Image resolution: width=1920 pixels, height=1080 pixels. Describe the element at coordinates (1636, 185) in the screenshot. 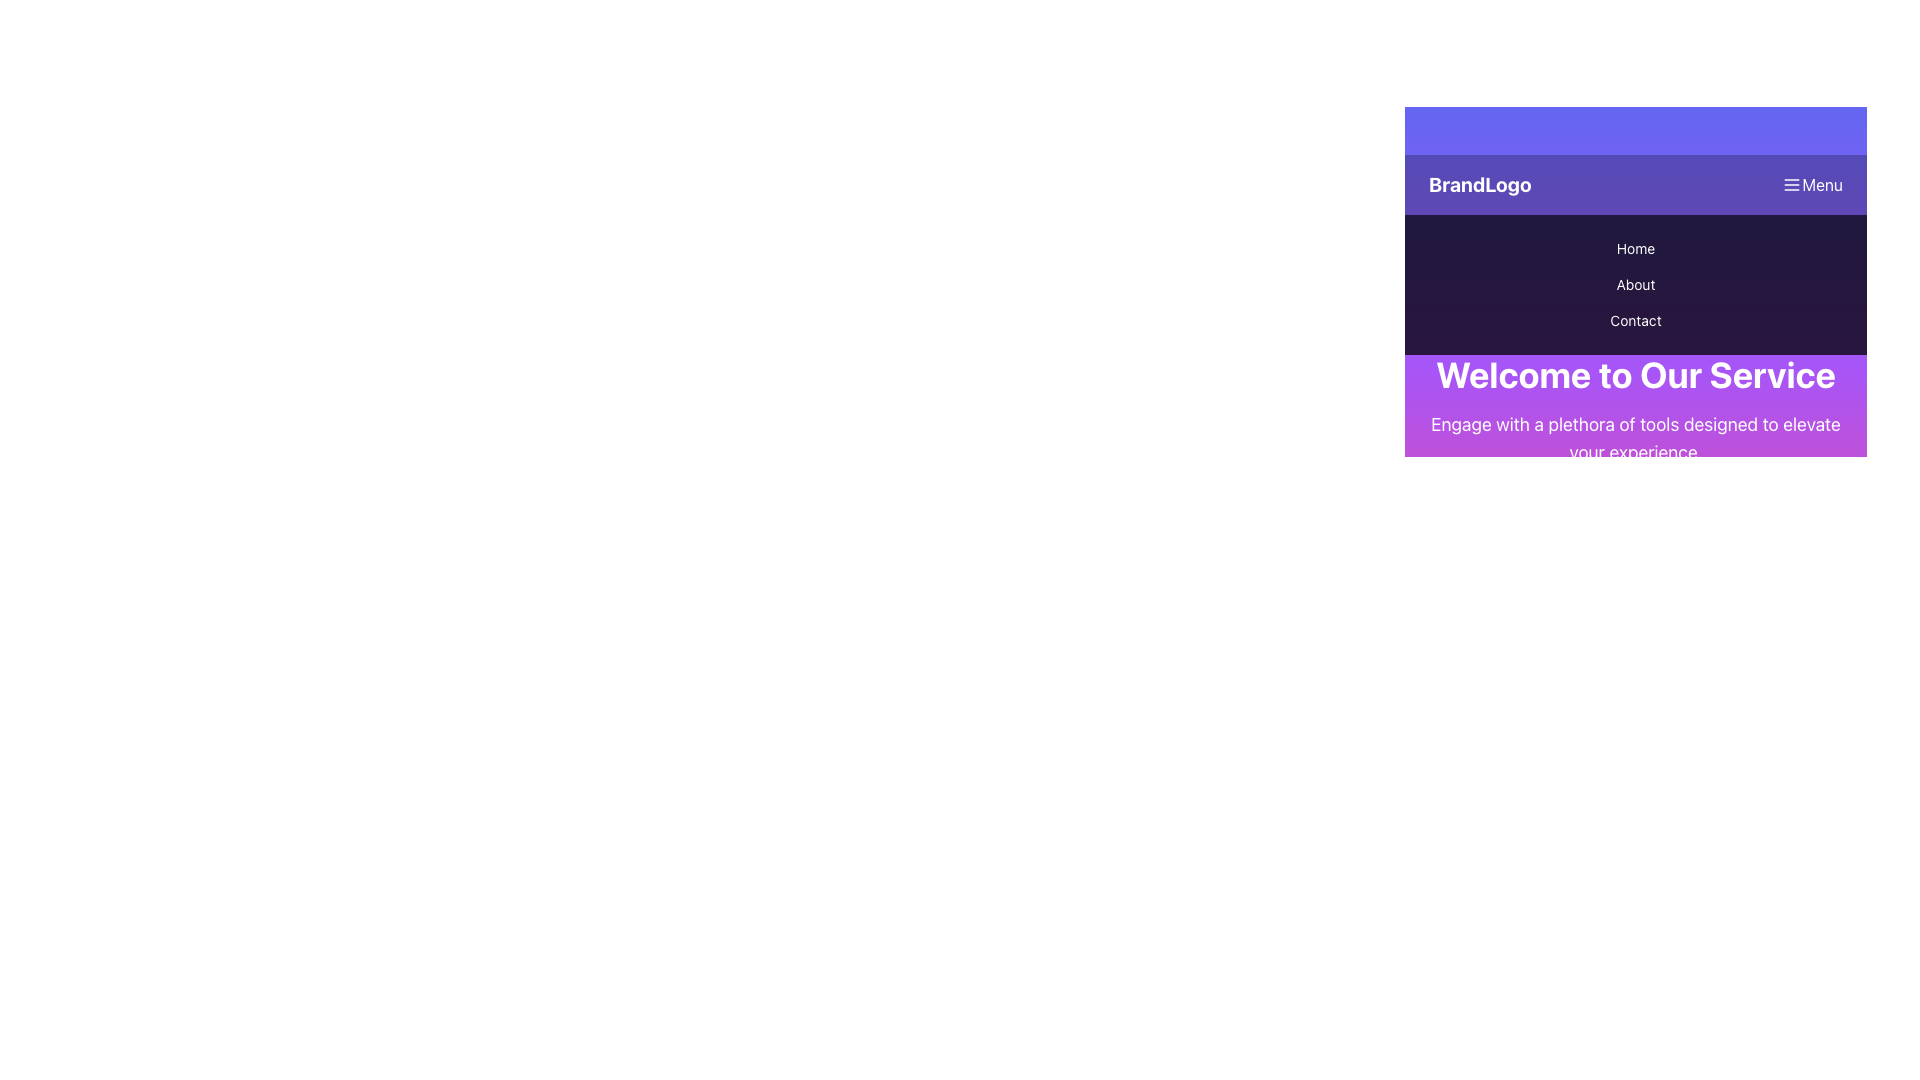

I see `the Navigation bar, which has a black translucent background, displaying 'BrandLogo' on the left and 'Menu' on the right` at that location.